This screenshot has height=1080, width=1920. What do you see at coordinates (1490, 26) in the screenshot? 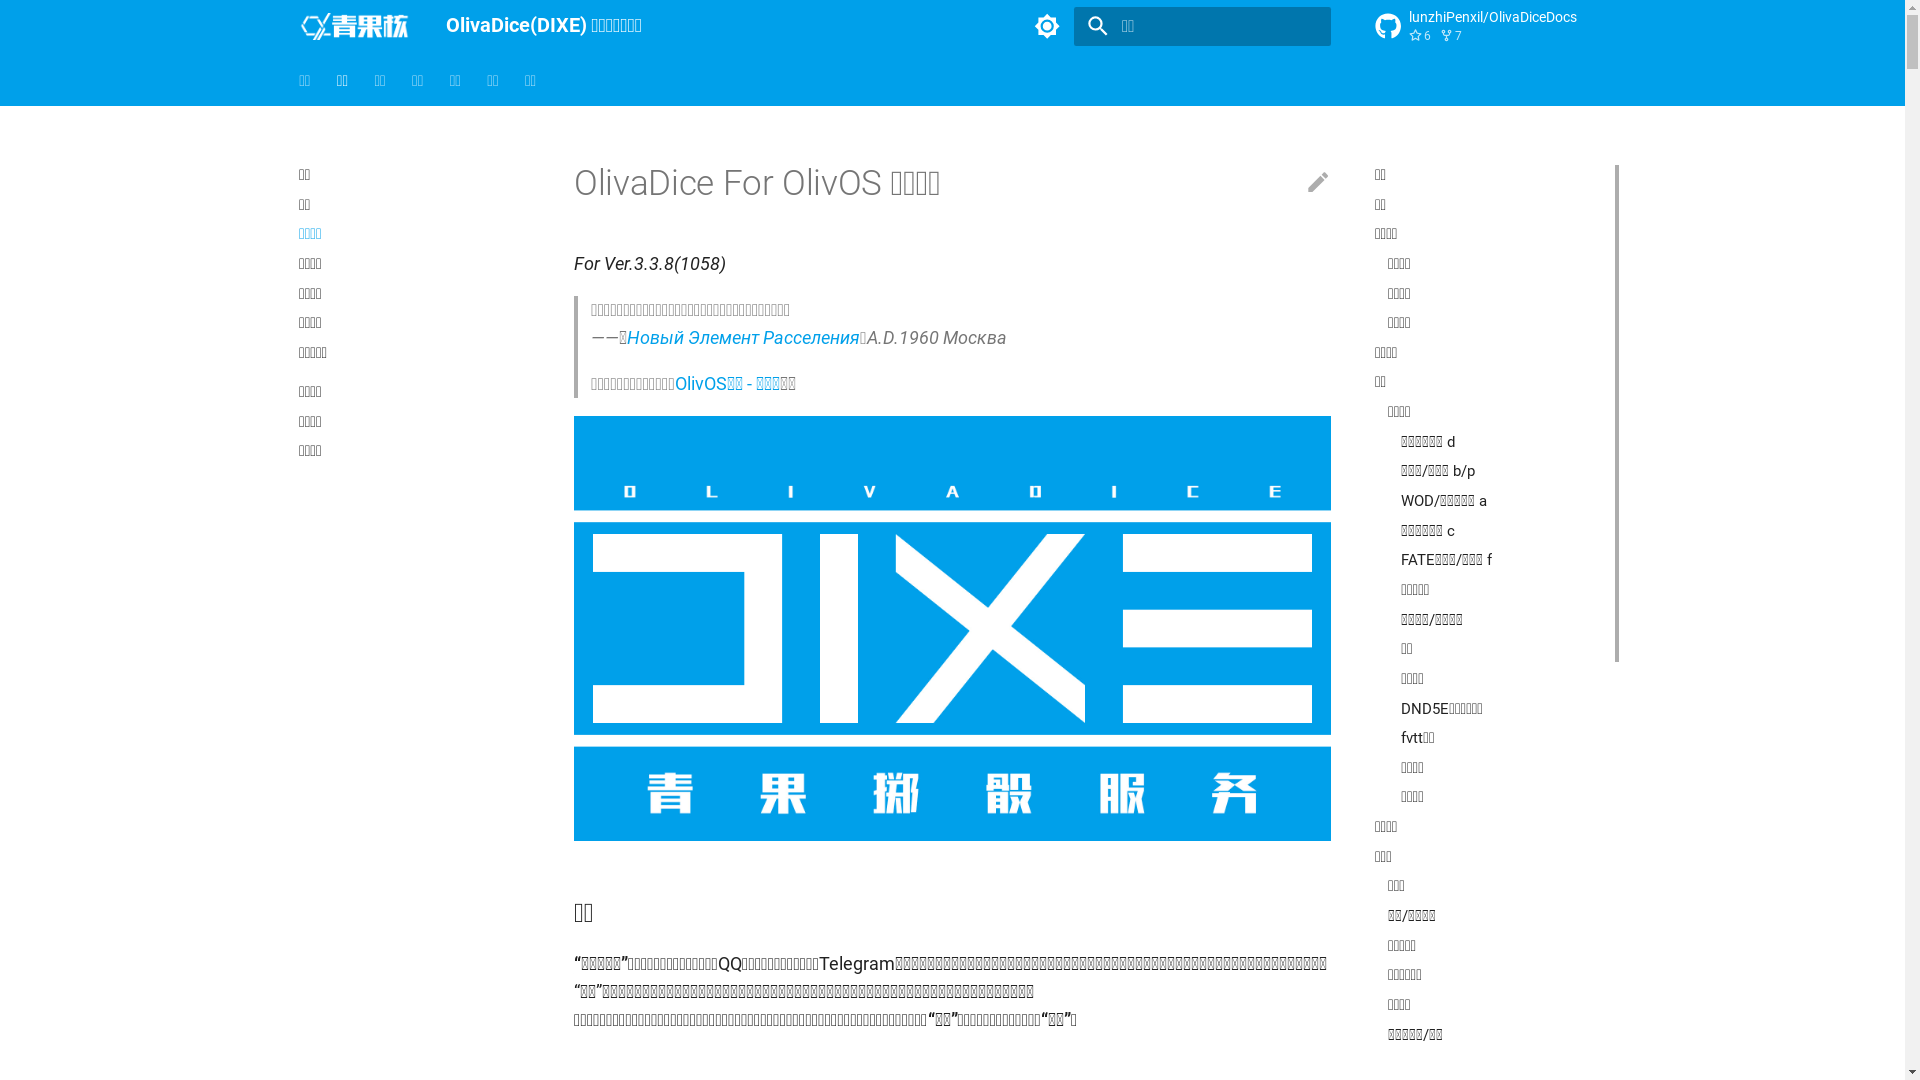
I see `'lunzhiPenxil/OlivaDiceDocs` at bounding box center [1490, 26].